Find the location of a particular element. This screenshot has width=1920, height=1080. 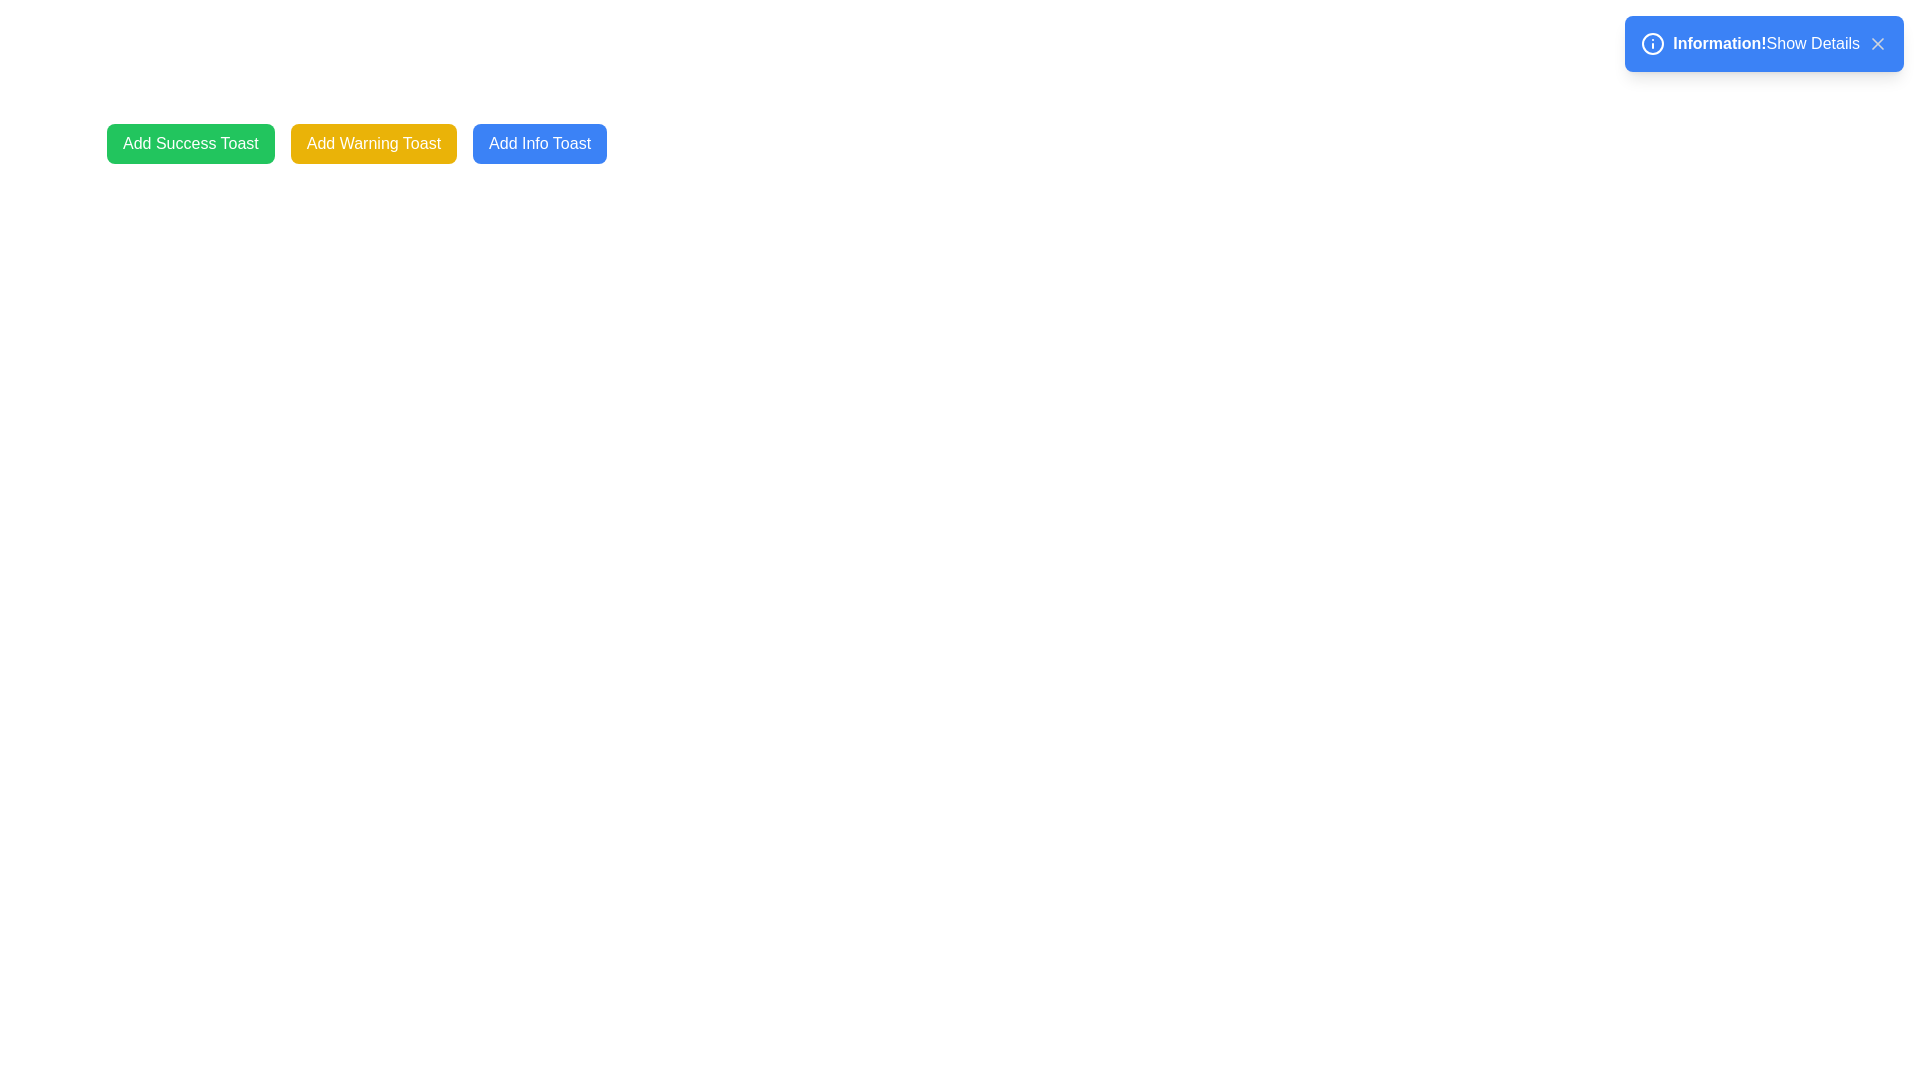

the 'Add Warning Toast' button, which is the second button in a horizontal group of three buttons used for generating different toast messages is located at coordinates (374, 142).